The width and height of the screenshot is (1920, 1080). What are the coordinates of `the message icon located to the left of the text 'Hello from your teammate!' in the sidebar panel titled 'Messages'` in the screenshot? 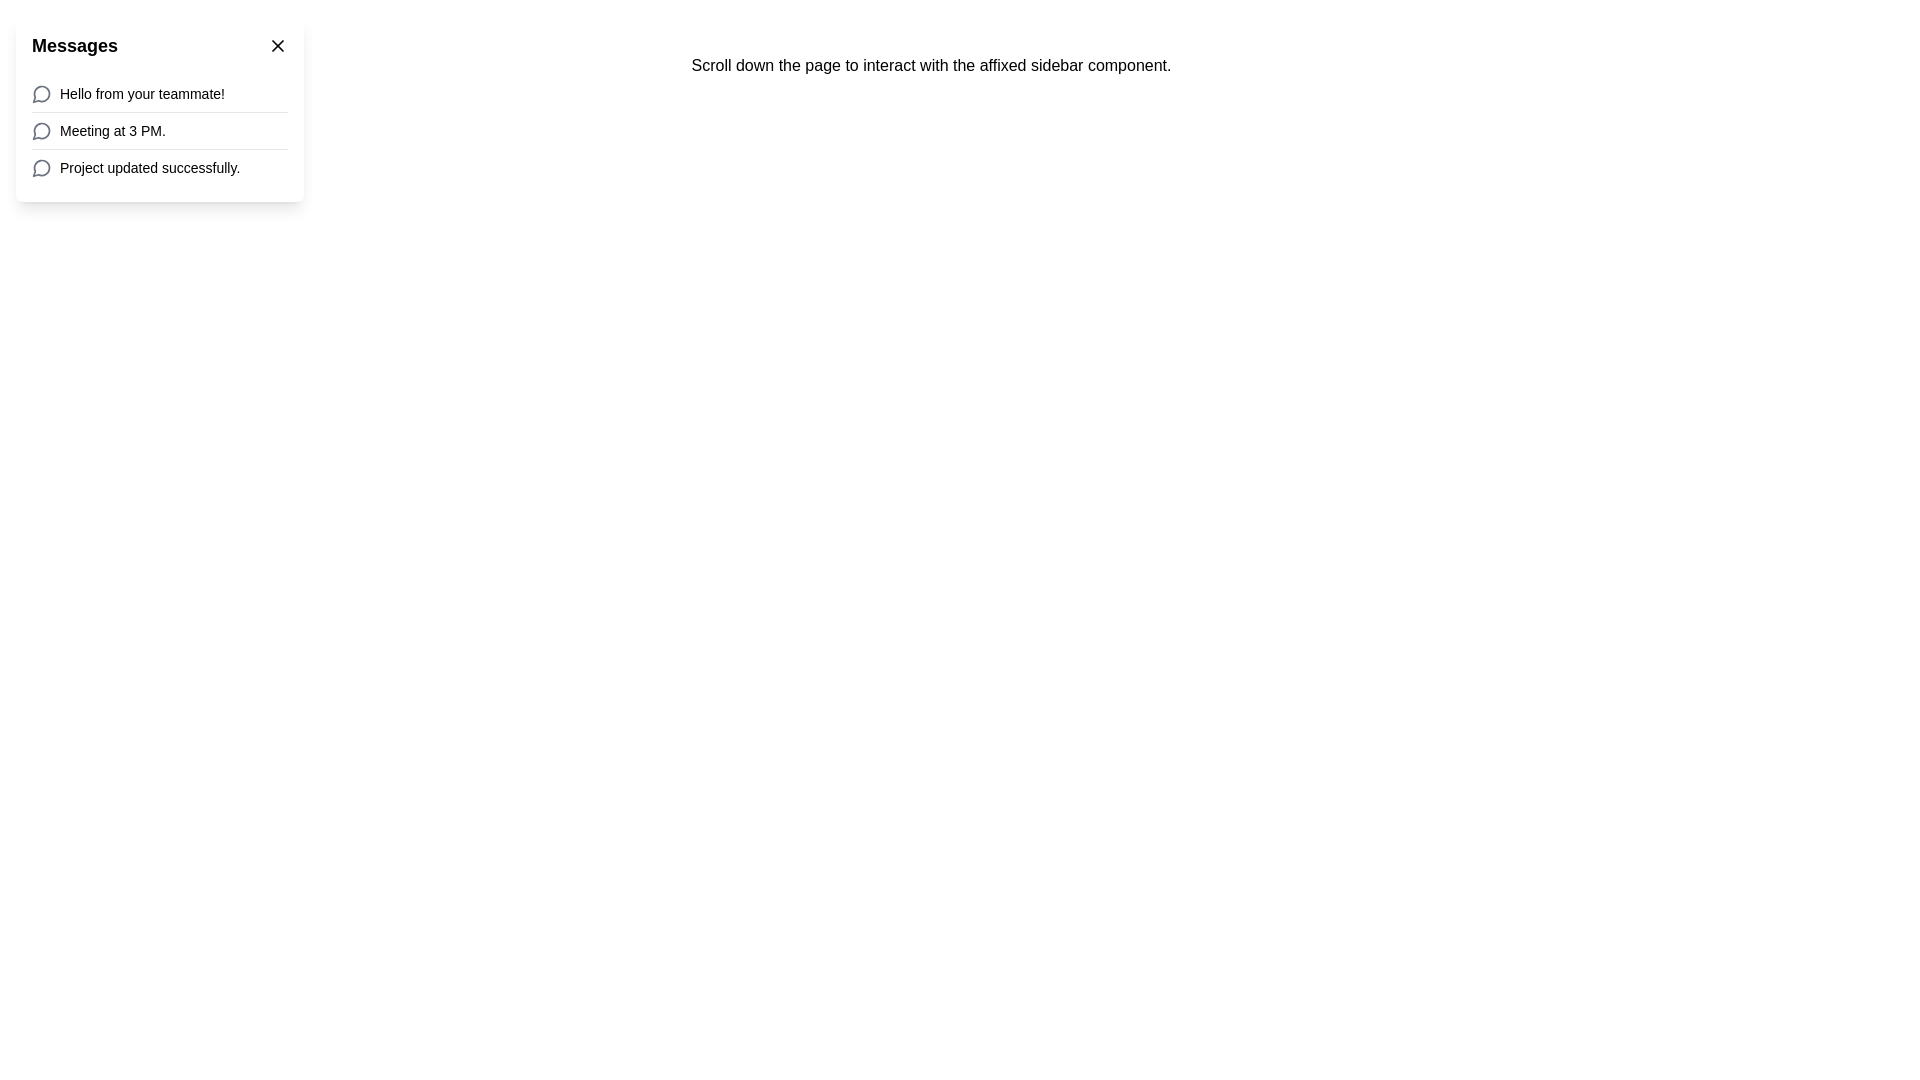 It's located at (42, 93).